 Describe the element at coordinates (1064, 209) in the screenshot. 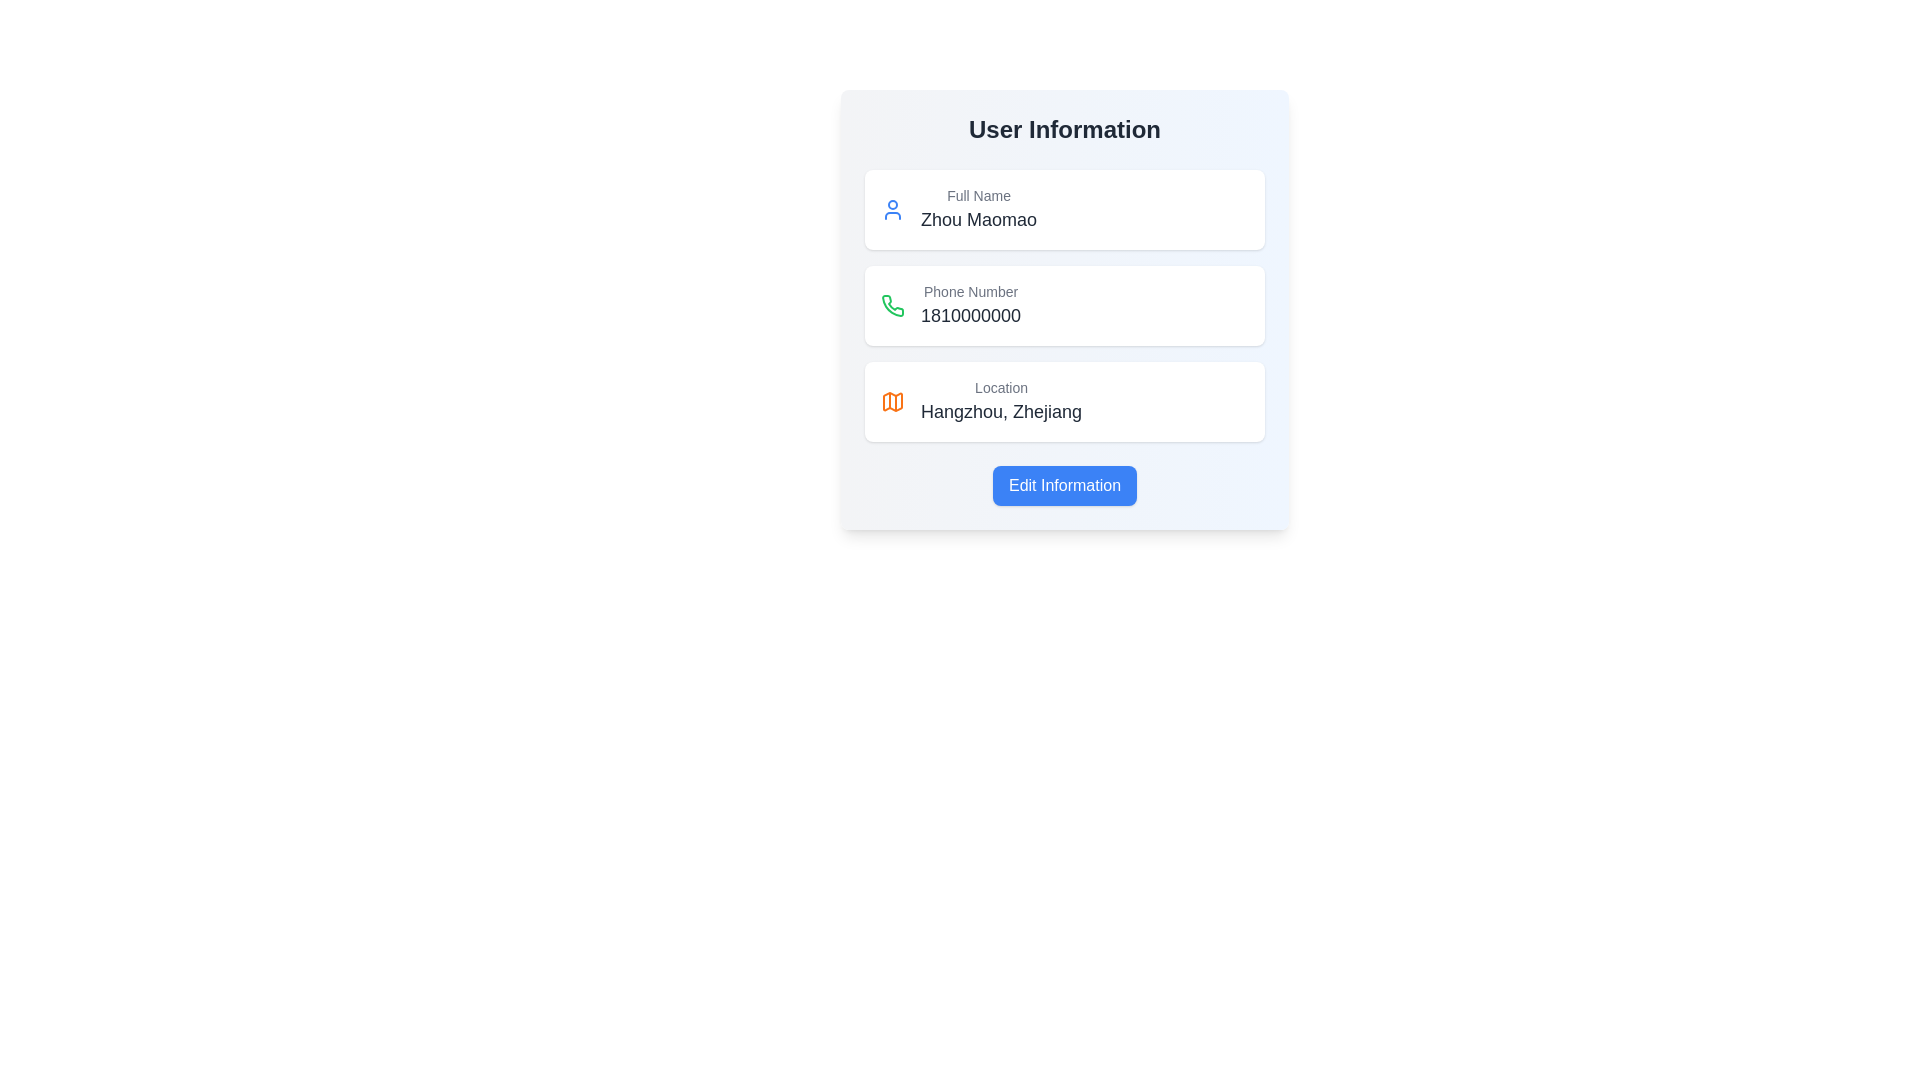

I see `the Information display card showing 'Full Name' with the name 'Zhou Maomao', the first item in the 'User Information' section` at that location.